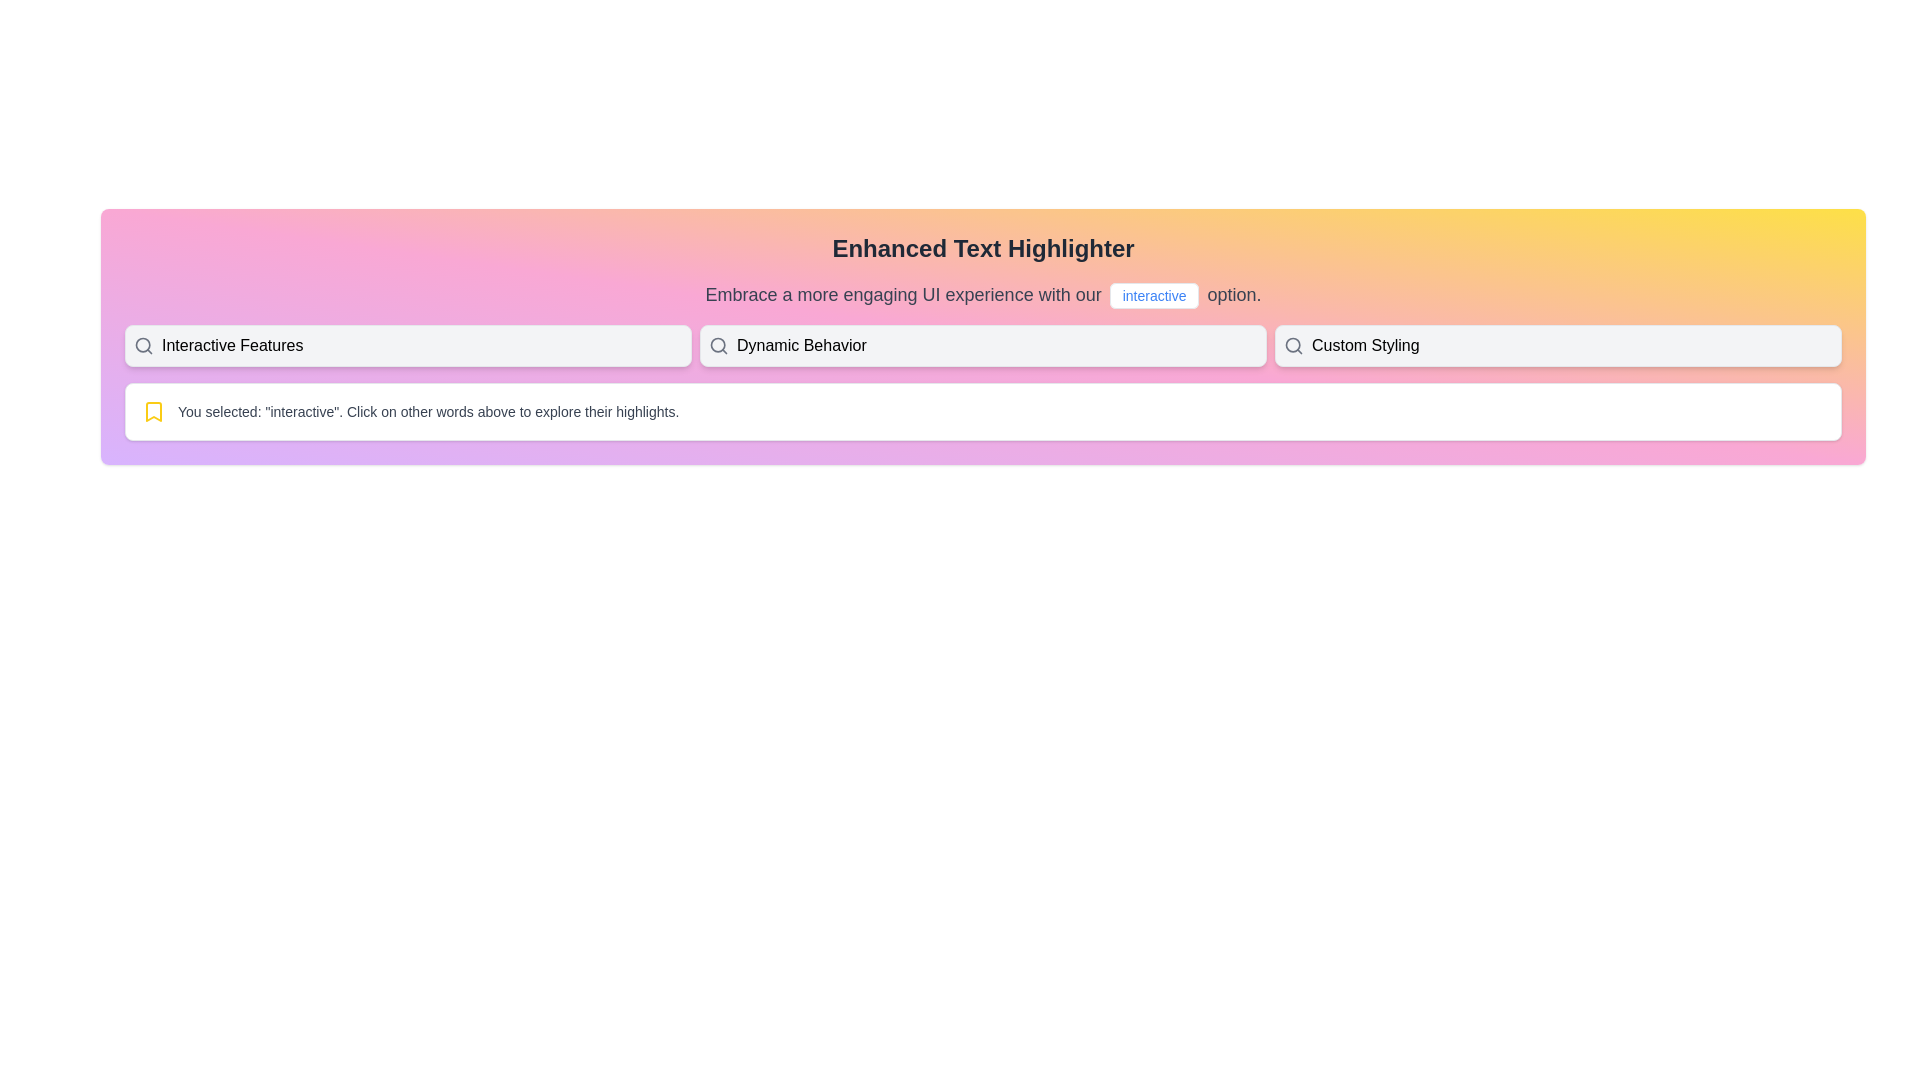 This screenshot has height=1080, width=1920. Describe the element at coordinates (152, 411) in the screenshot. I see `the bookmark SVG icon located inside the text box below the search bar, which signifies selection or highlights accompanying text` at that location.